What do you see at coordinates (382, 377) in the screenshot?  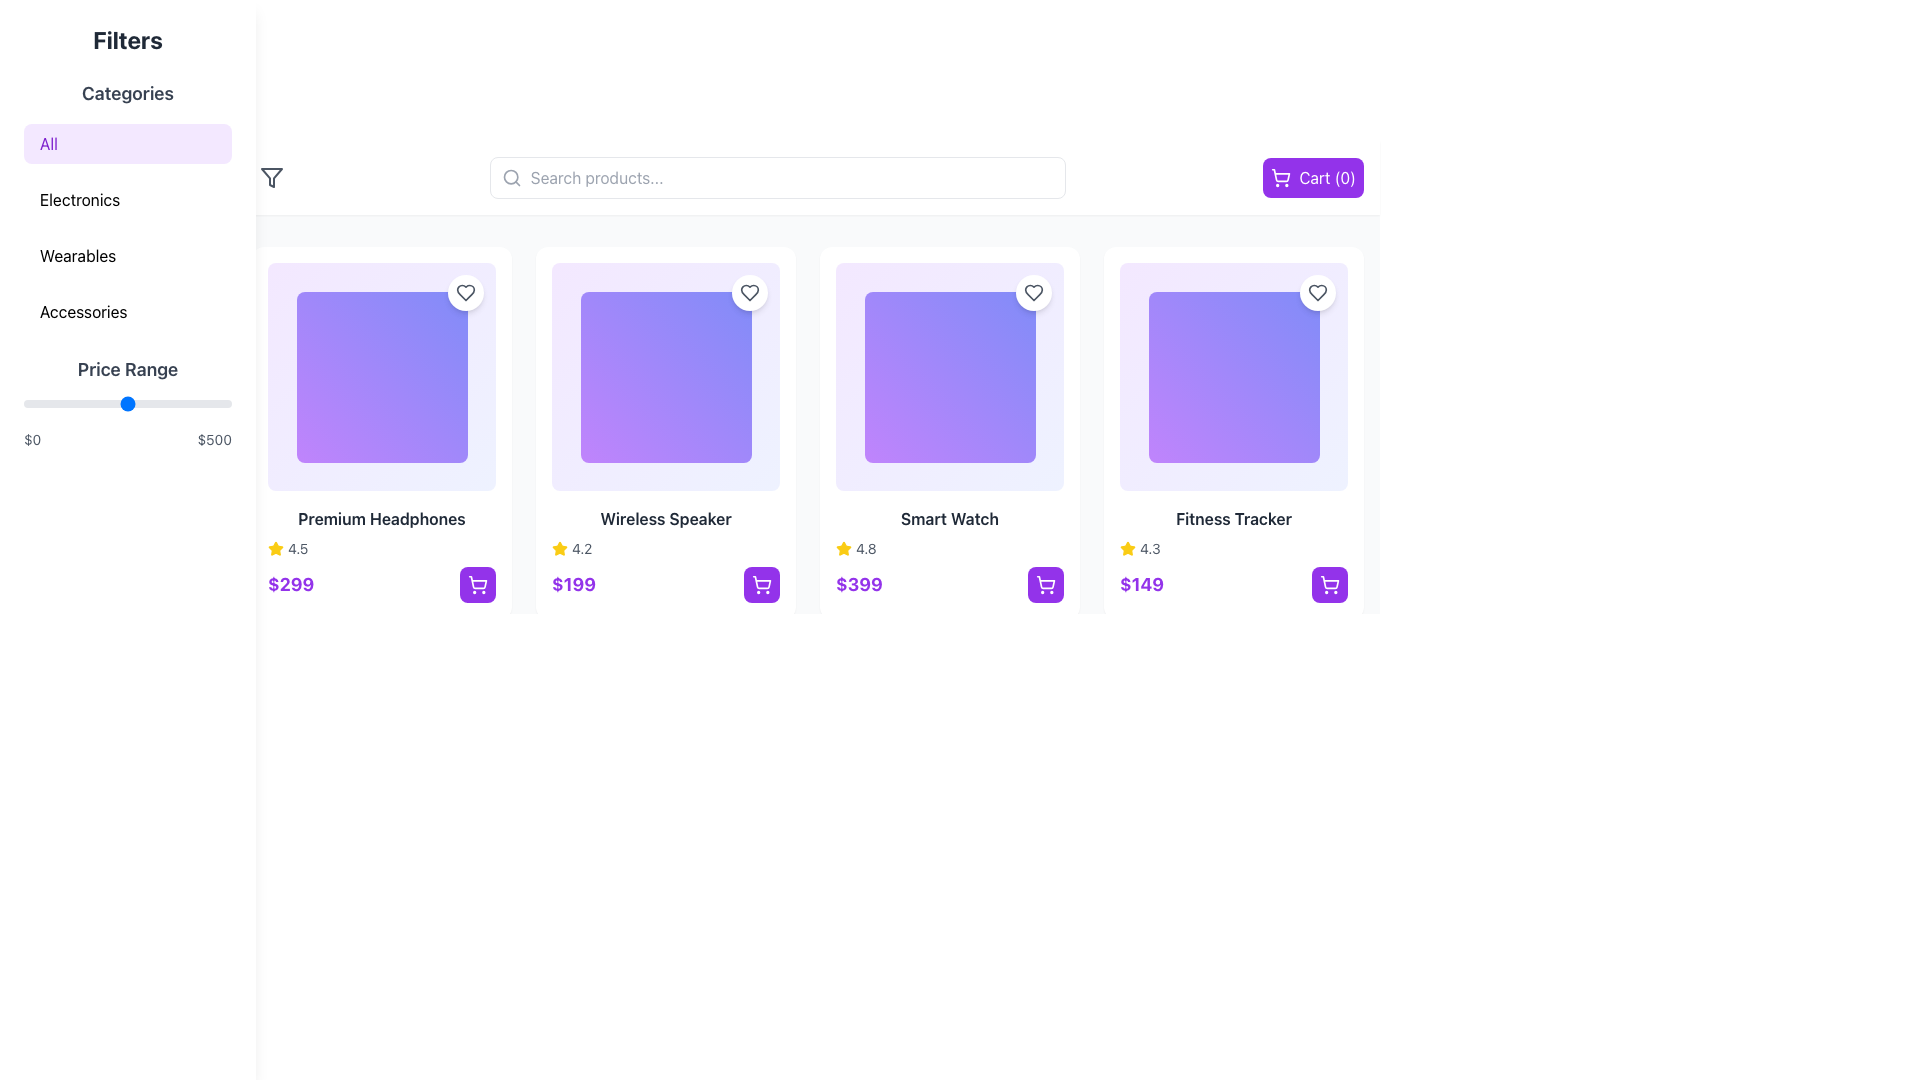 I see `the image placeholder located within the first product card, which is the largest visual element above the product title 'Premium Headphones'` at bounding box center [382, 377].